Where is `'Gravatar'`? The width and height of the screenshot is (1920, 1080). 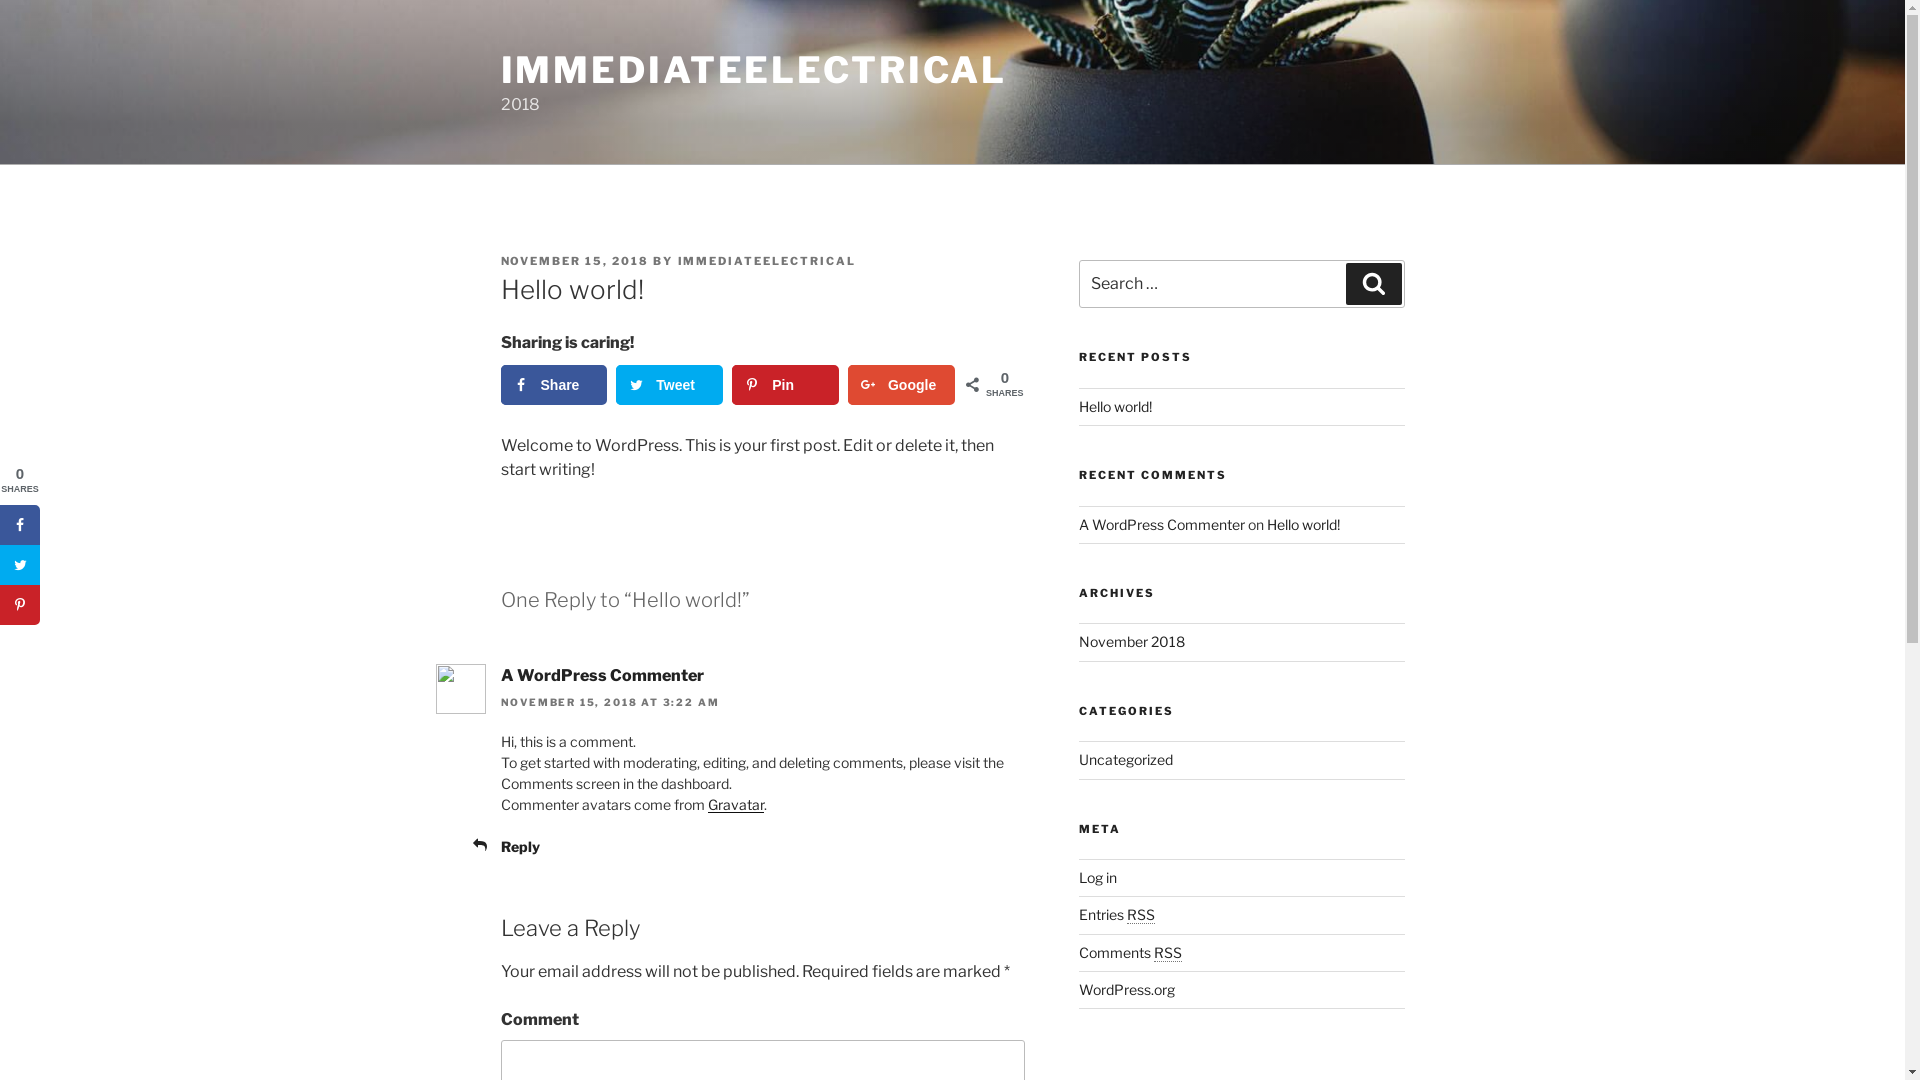
'Gravatar' is located at coordinates (734, 803).